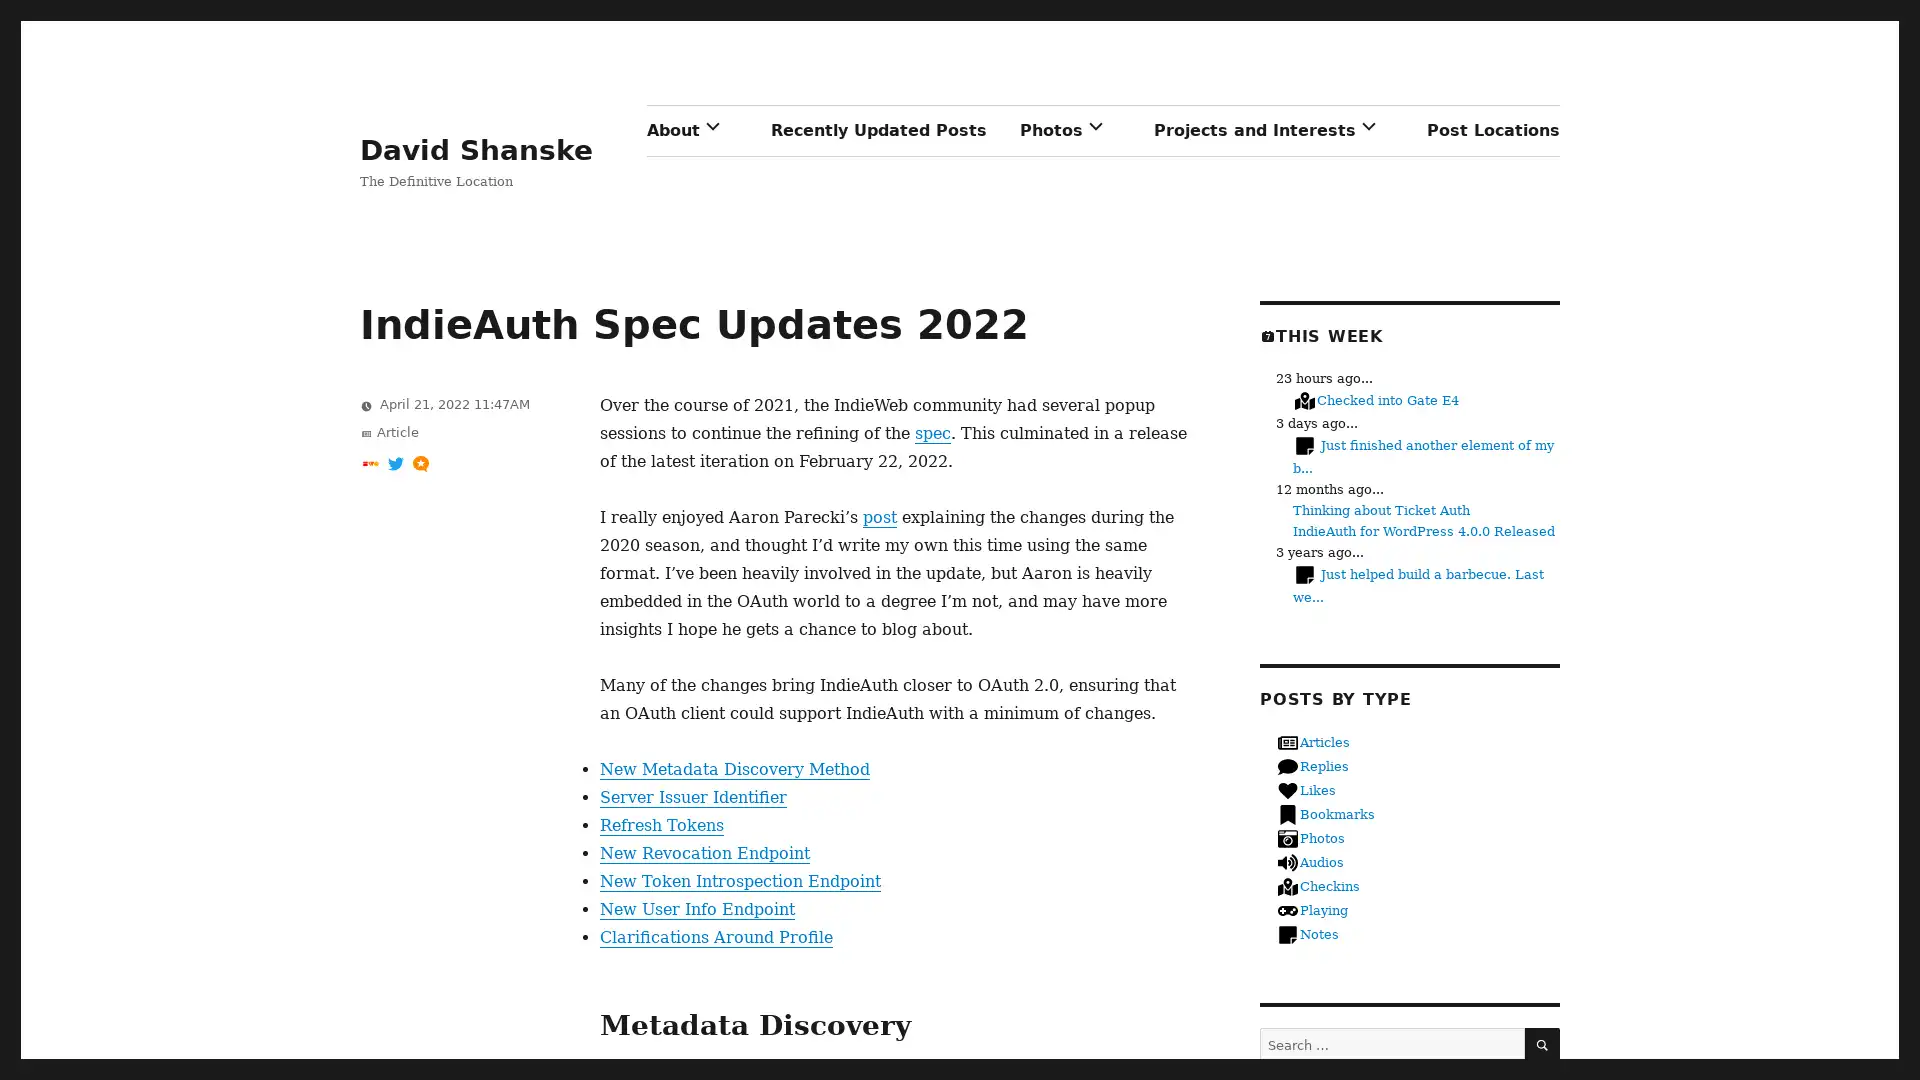  What do you see at coordinates (1541, 1044) in the screenshot?
I see `SEARCH` at bounding box center [1541, 1044].